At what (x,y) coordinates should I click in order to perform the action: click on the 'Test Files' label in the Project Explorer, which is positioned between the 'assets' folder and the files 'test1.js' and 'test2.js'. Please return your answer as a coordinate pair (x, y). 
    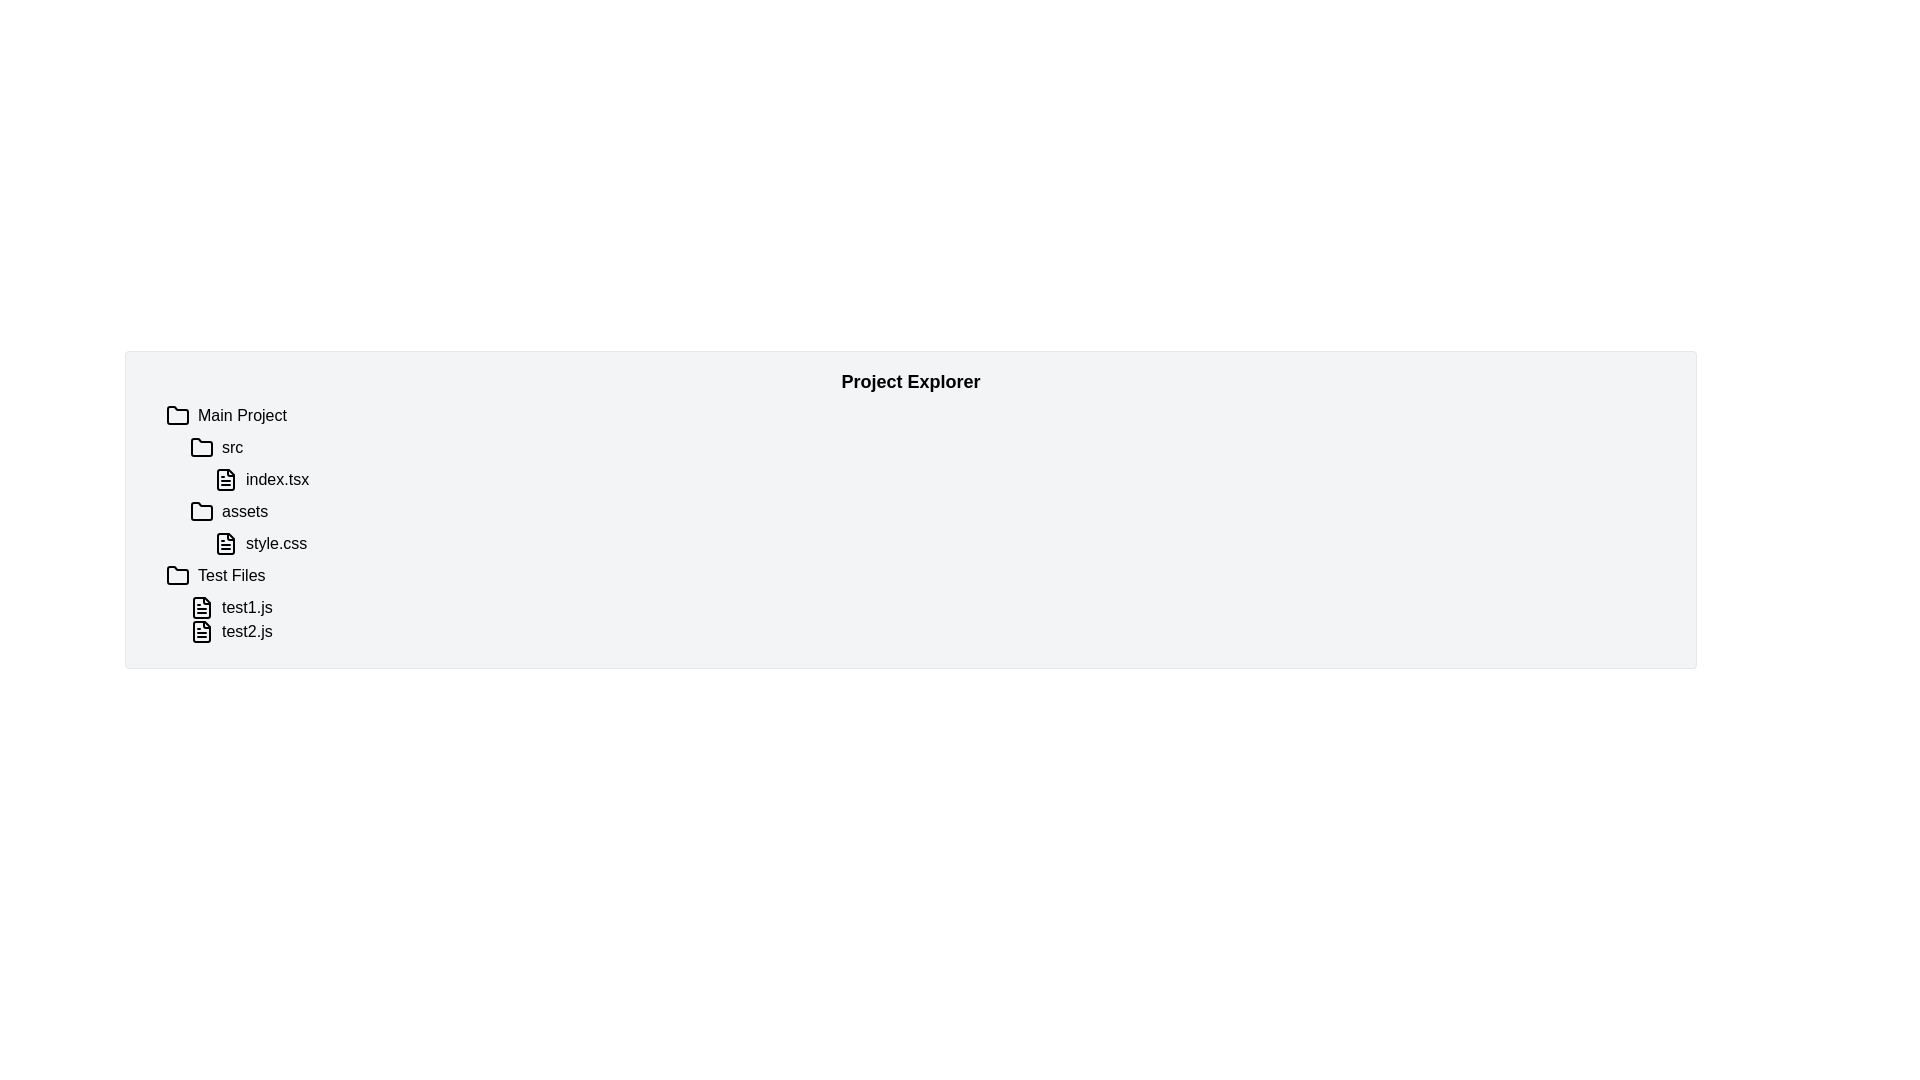
    Looking at the image, I should click on (231, 575).